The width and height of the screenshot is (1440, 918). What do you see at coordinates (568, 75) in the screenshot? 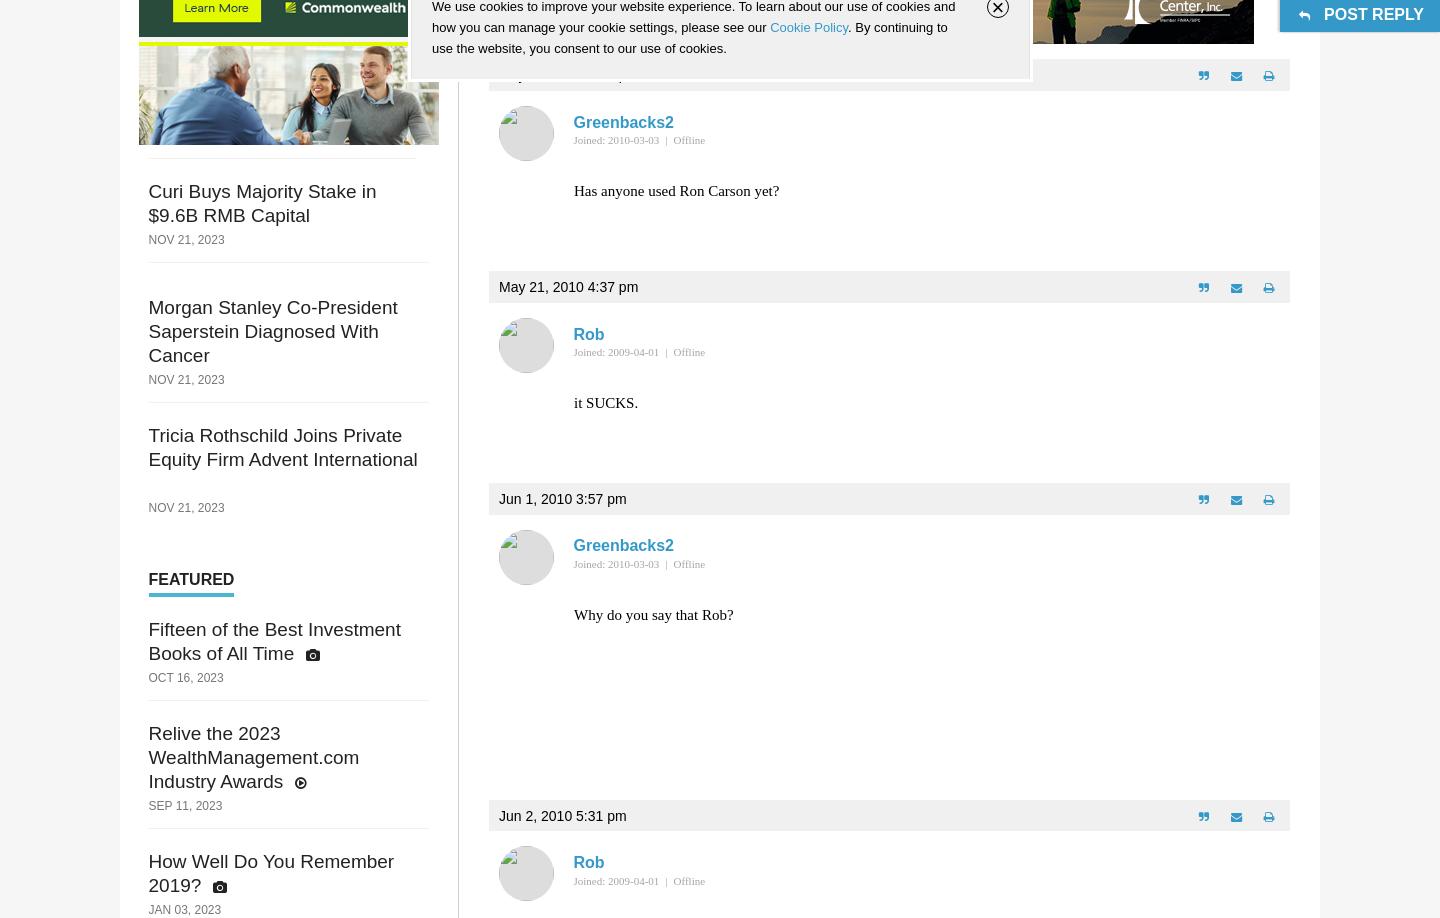
I see `'May 20, 2010 9:56 pm'` at bounding box center [568, 75].